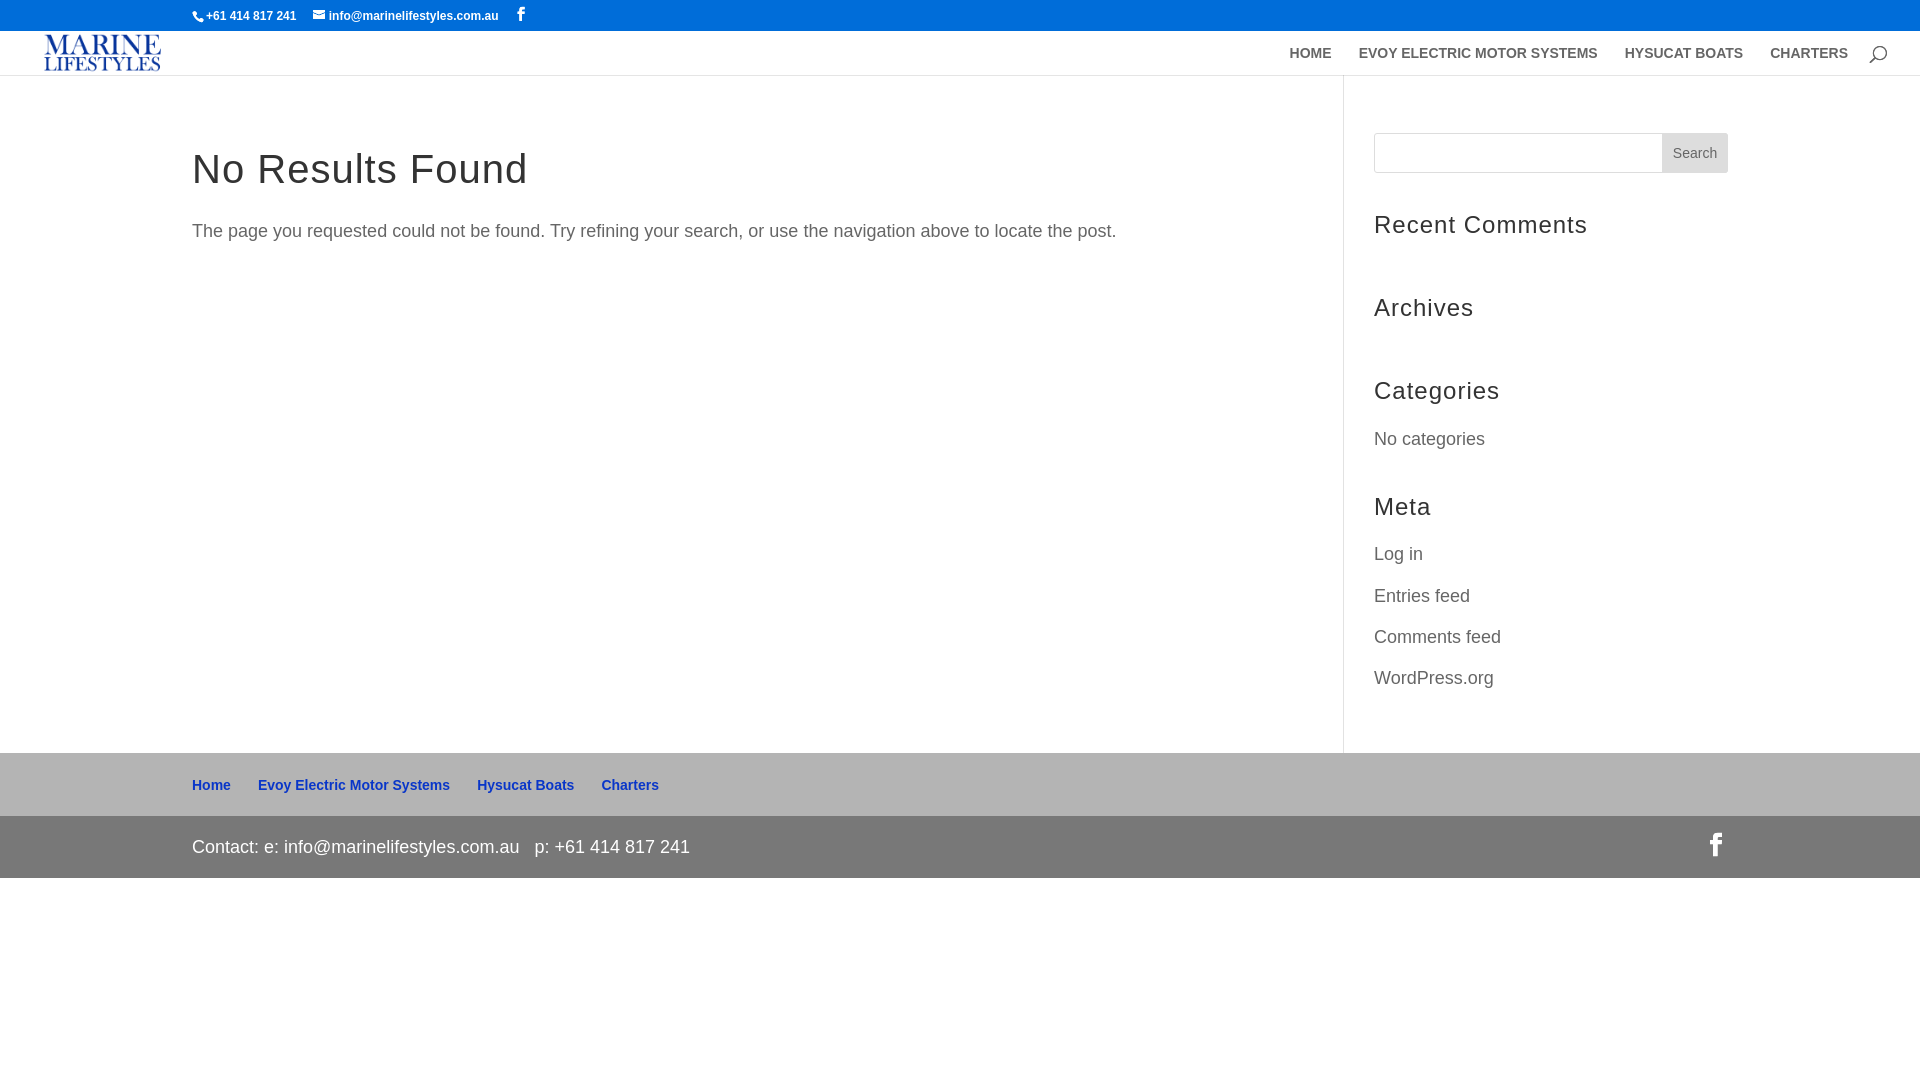 Image resolution: width=1920 pixels, height=1080 pixels. Describe the element at coordinates (628, 784) in the screenshot. I see `'Charters'` at that location.